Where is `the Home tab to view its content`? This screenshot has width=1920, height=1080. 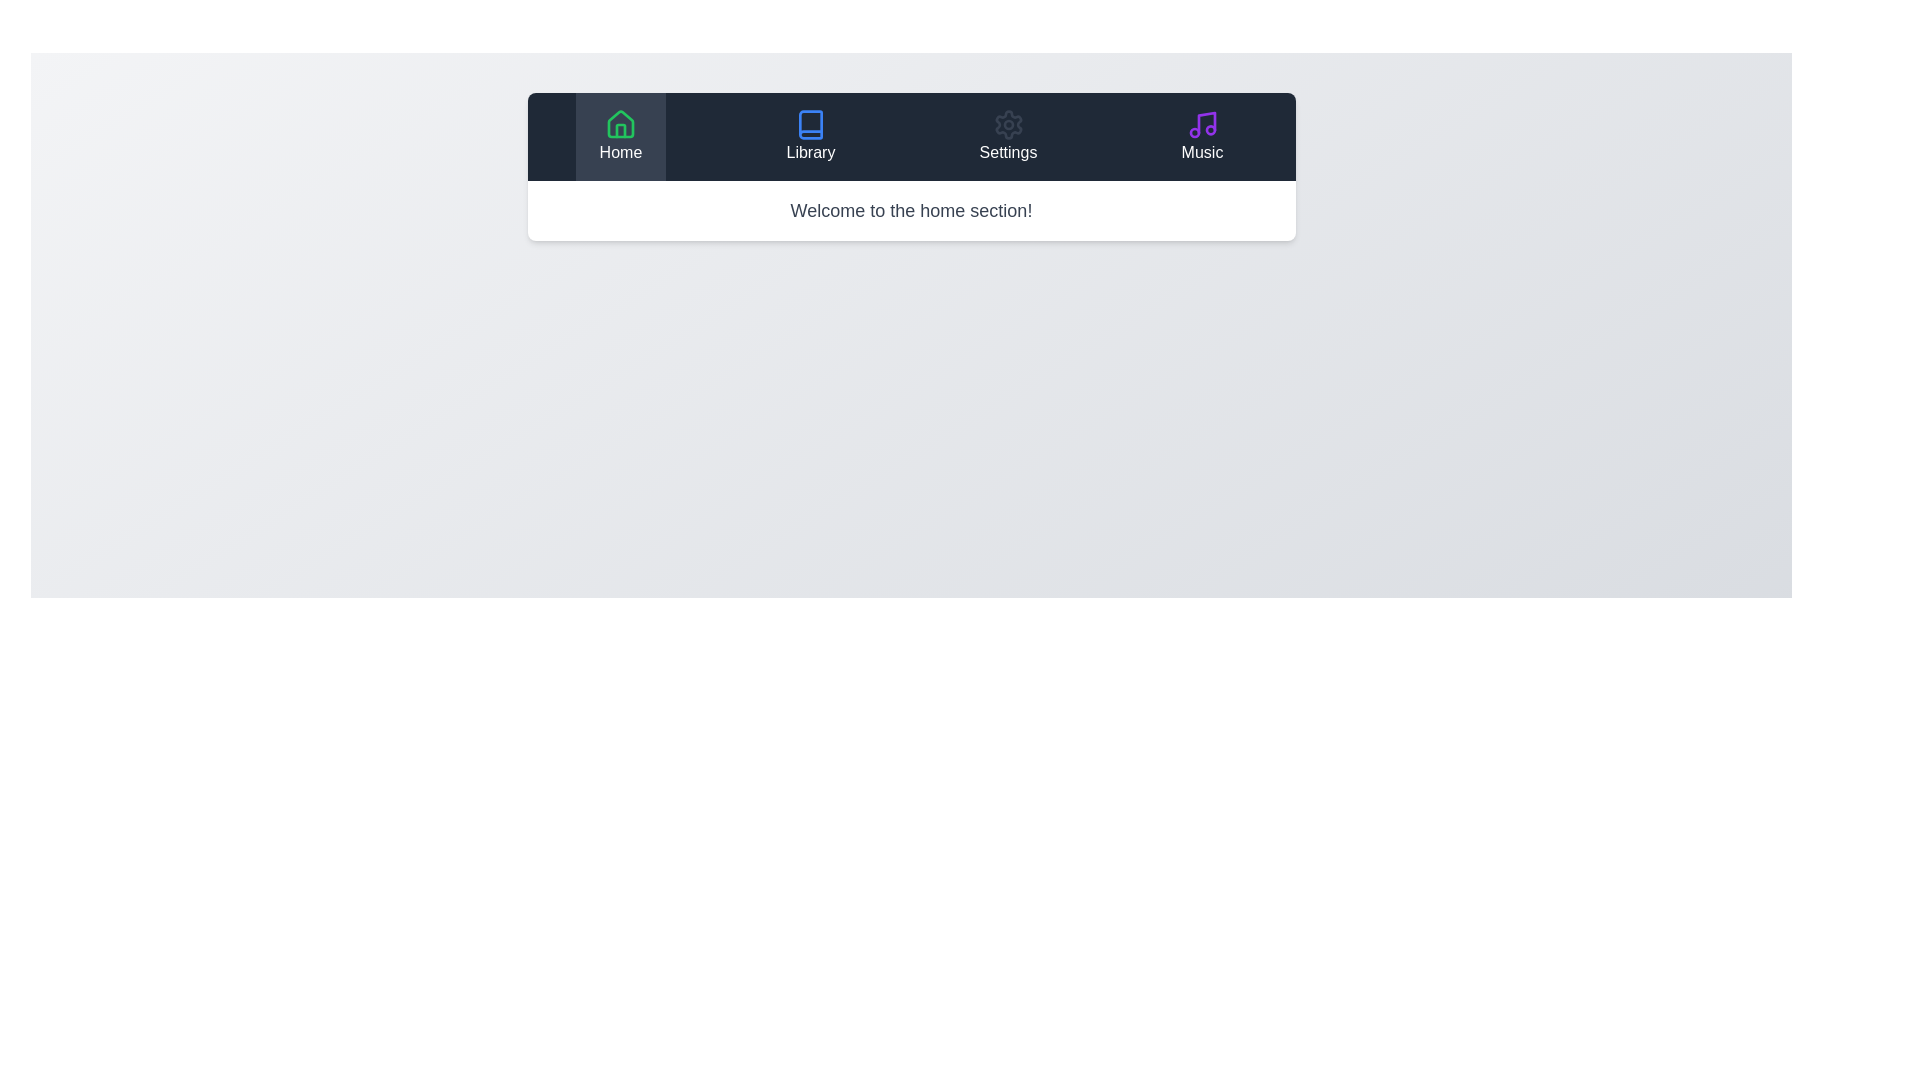
the Home tab to view its content is located at coordinates (619, 136).